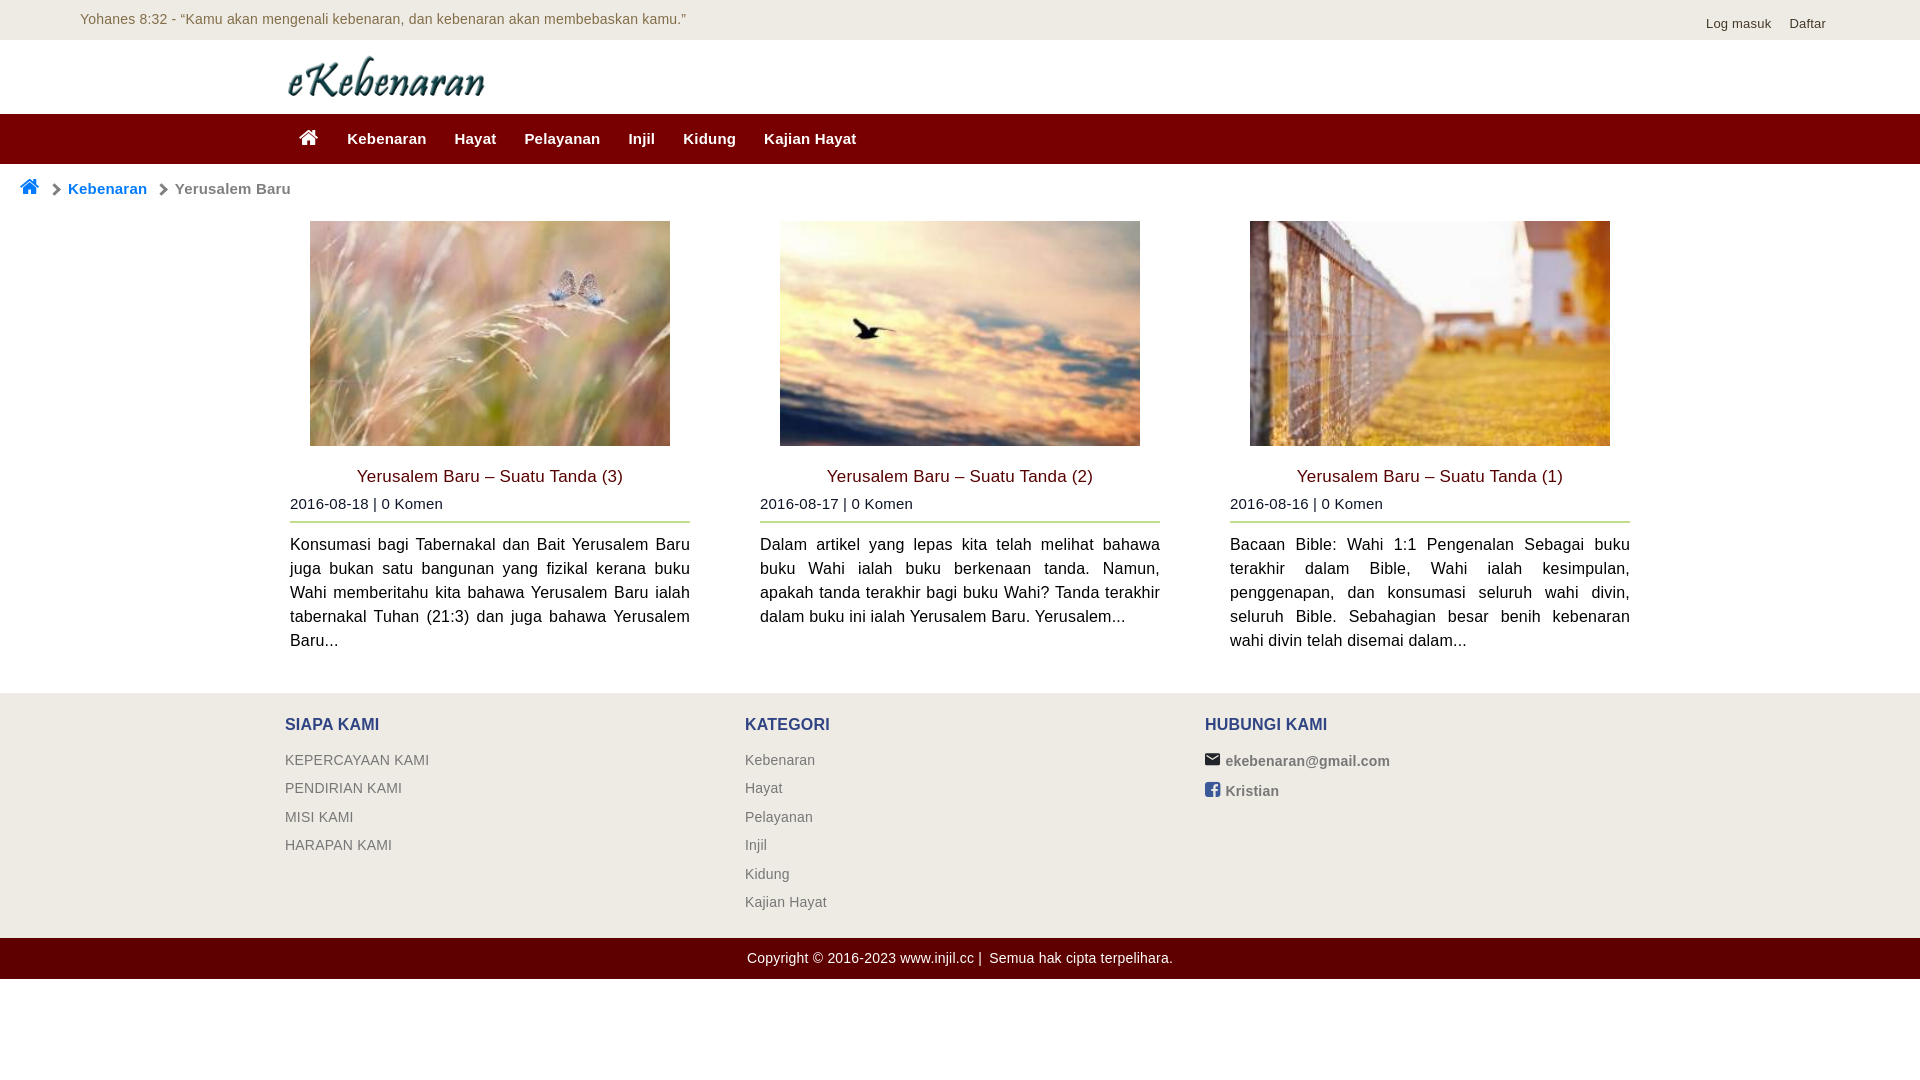 This screenshot has height=1080, width=1920. Describe the element at coordinates (318, 817) in the screenshot. I see `'MISI KAMI'` at that location.